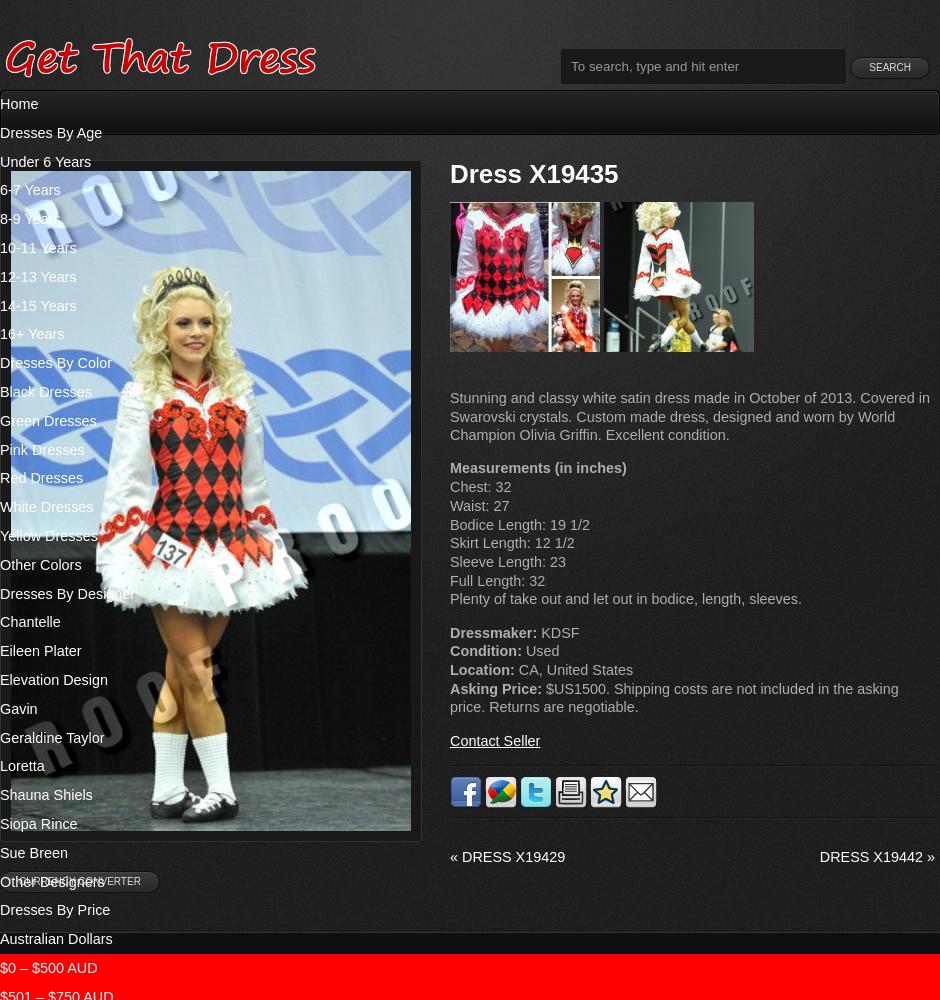 The image size is (940, 1000). What do you see at coordinates (47, 535) in the screenshot?
I see `'Yellow Dresses'` at bounding box center [47, 535].